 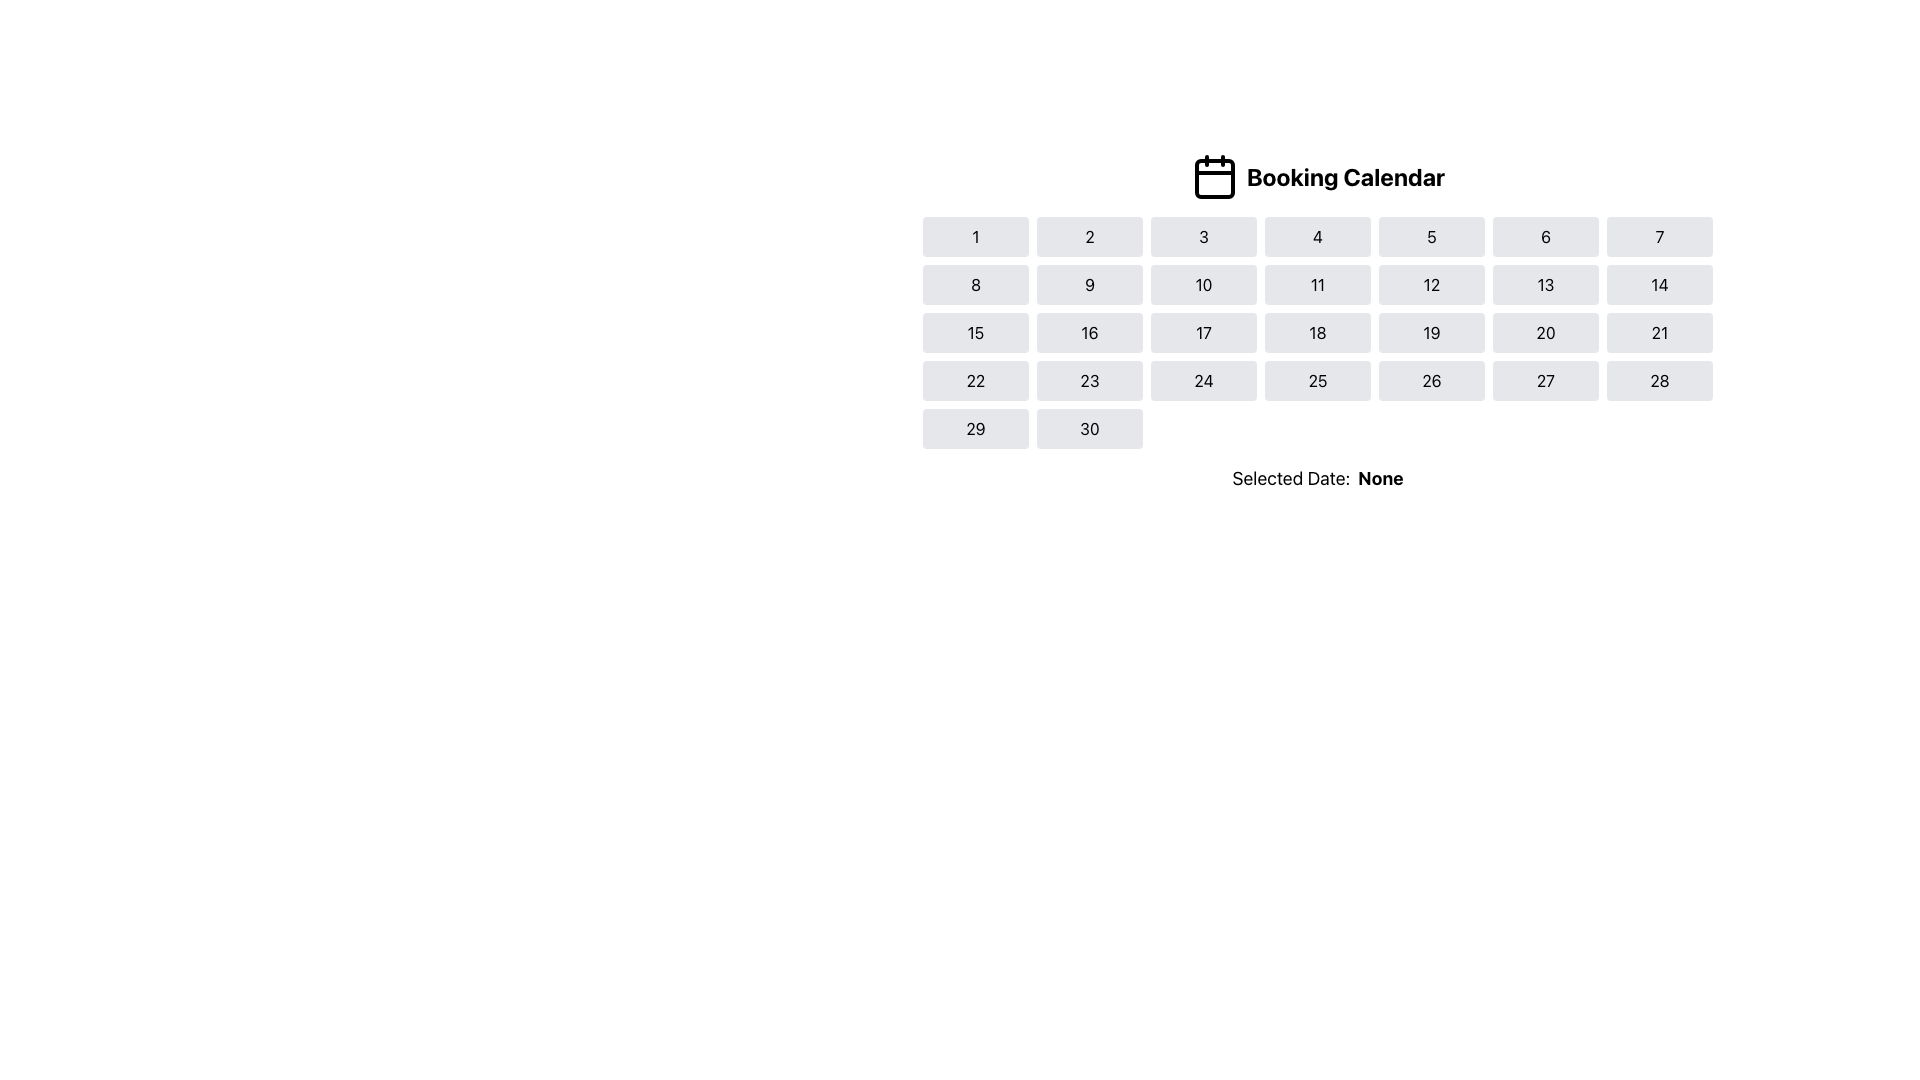 What do you see at coordinates (1088, 331) in the screenshot?
I see `the rounded rectangular button with the number '16' on it, located under the 'Booking Calendar' header` at bounding box center [1088, 331].